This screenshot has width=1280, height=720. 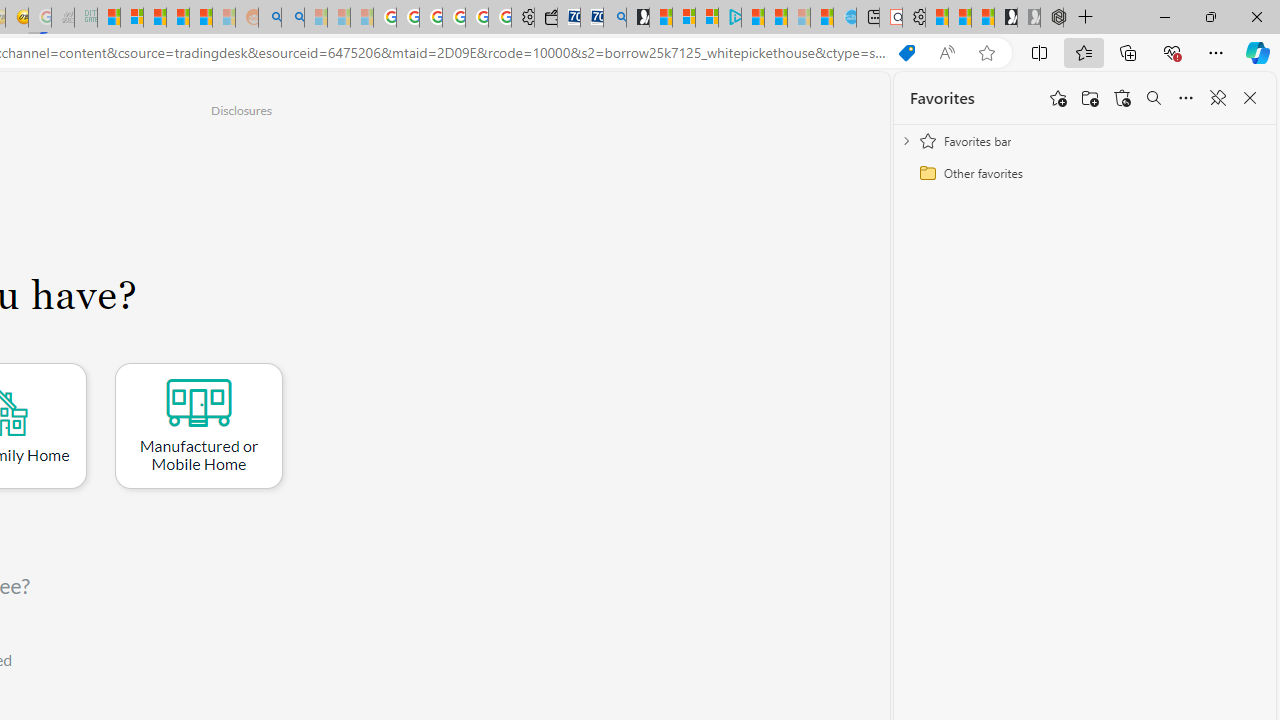 I want to click on 'Close favorites', so click(x=1249, y=98).